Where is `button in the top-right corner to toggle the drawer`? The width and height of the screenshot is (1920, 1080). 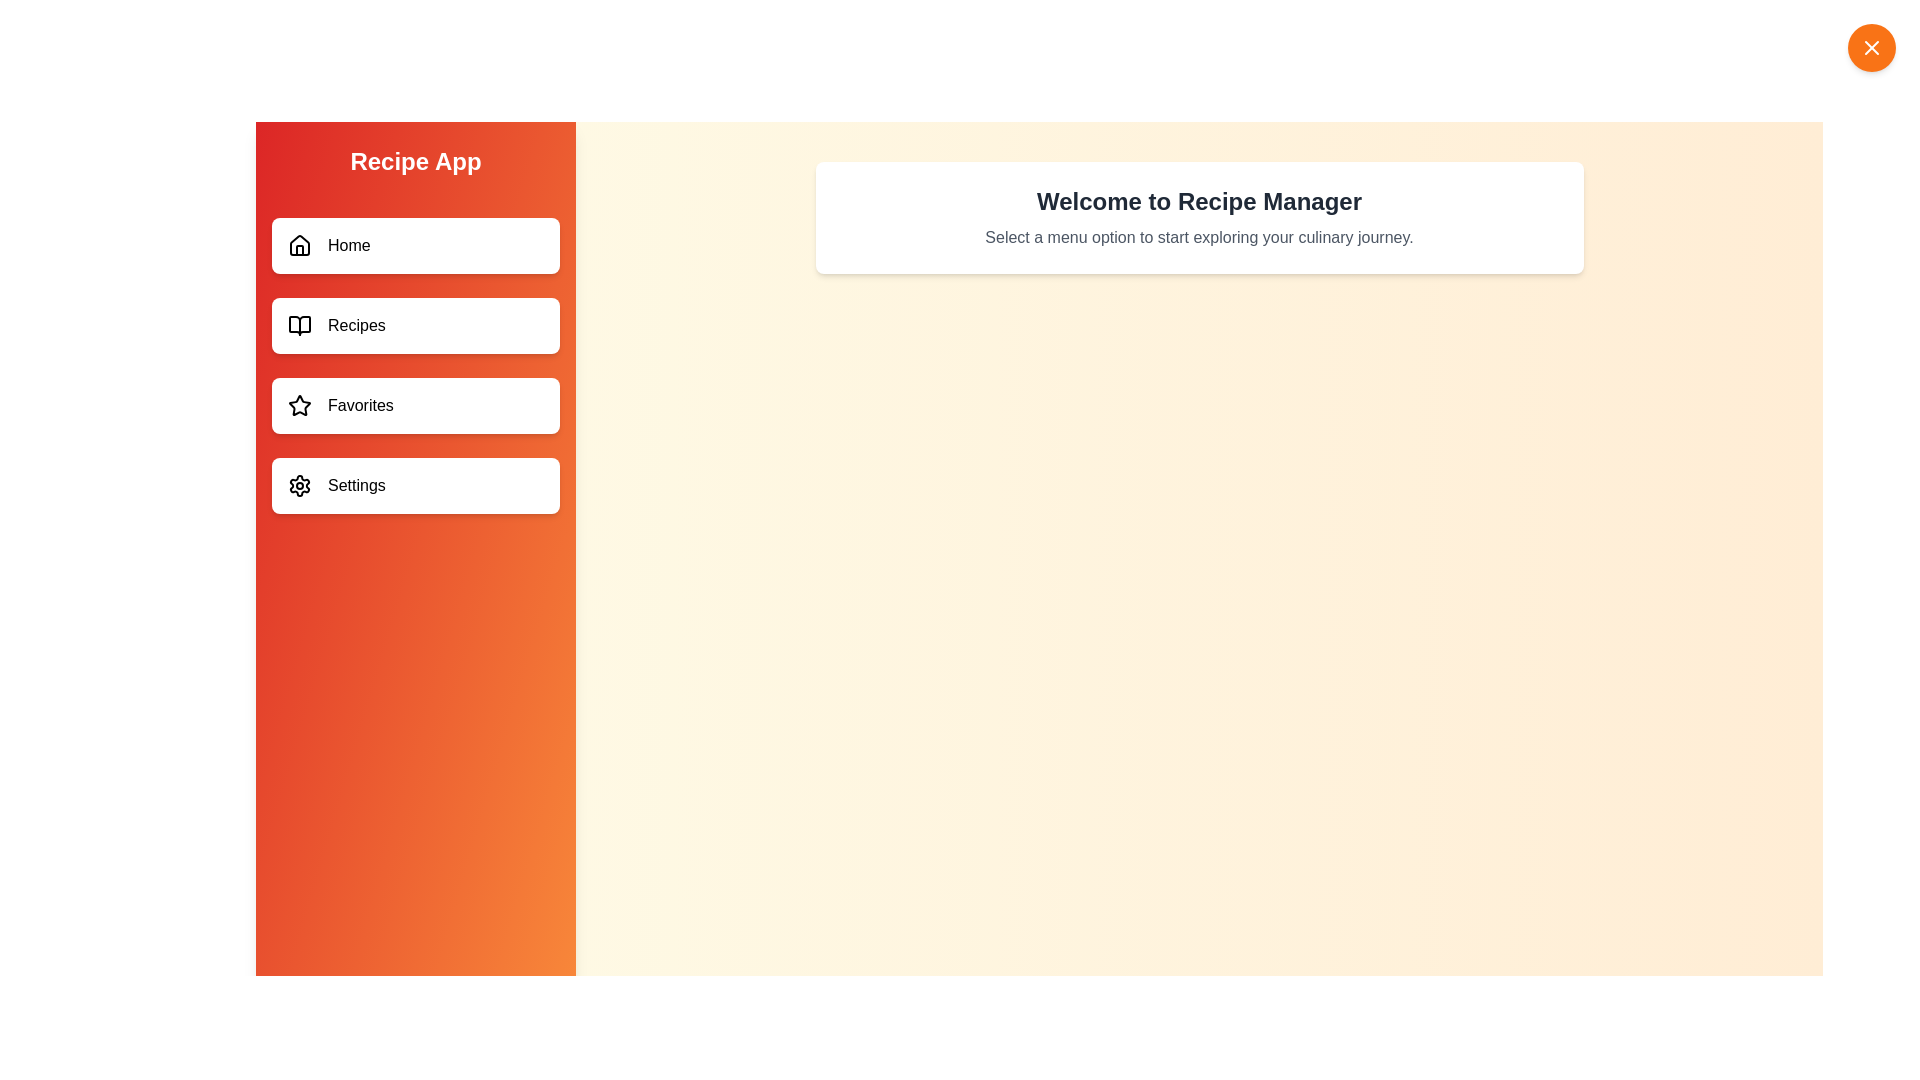
button in the top-right corner to toggle the drawer is located at coordinates (1871, 46).